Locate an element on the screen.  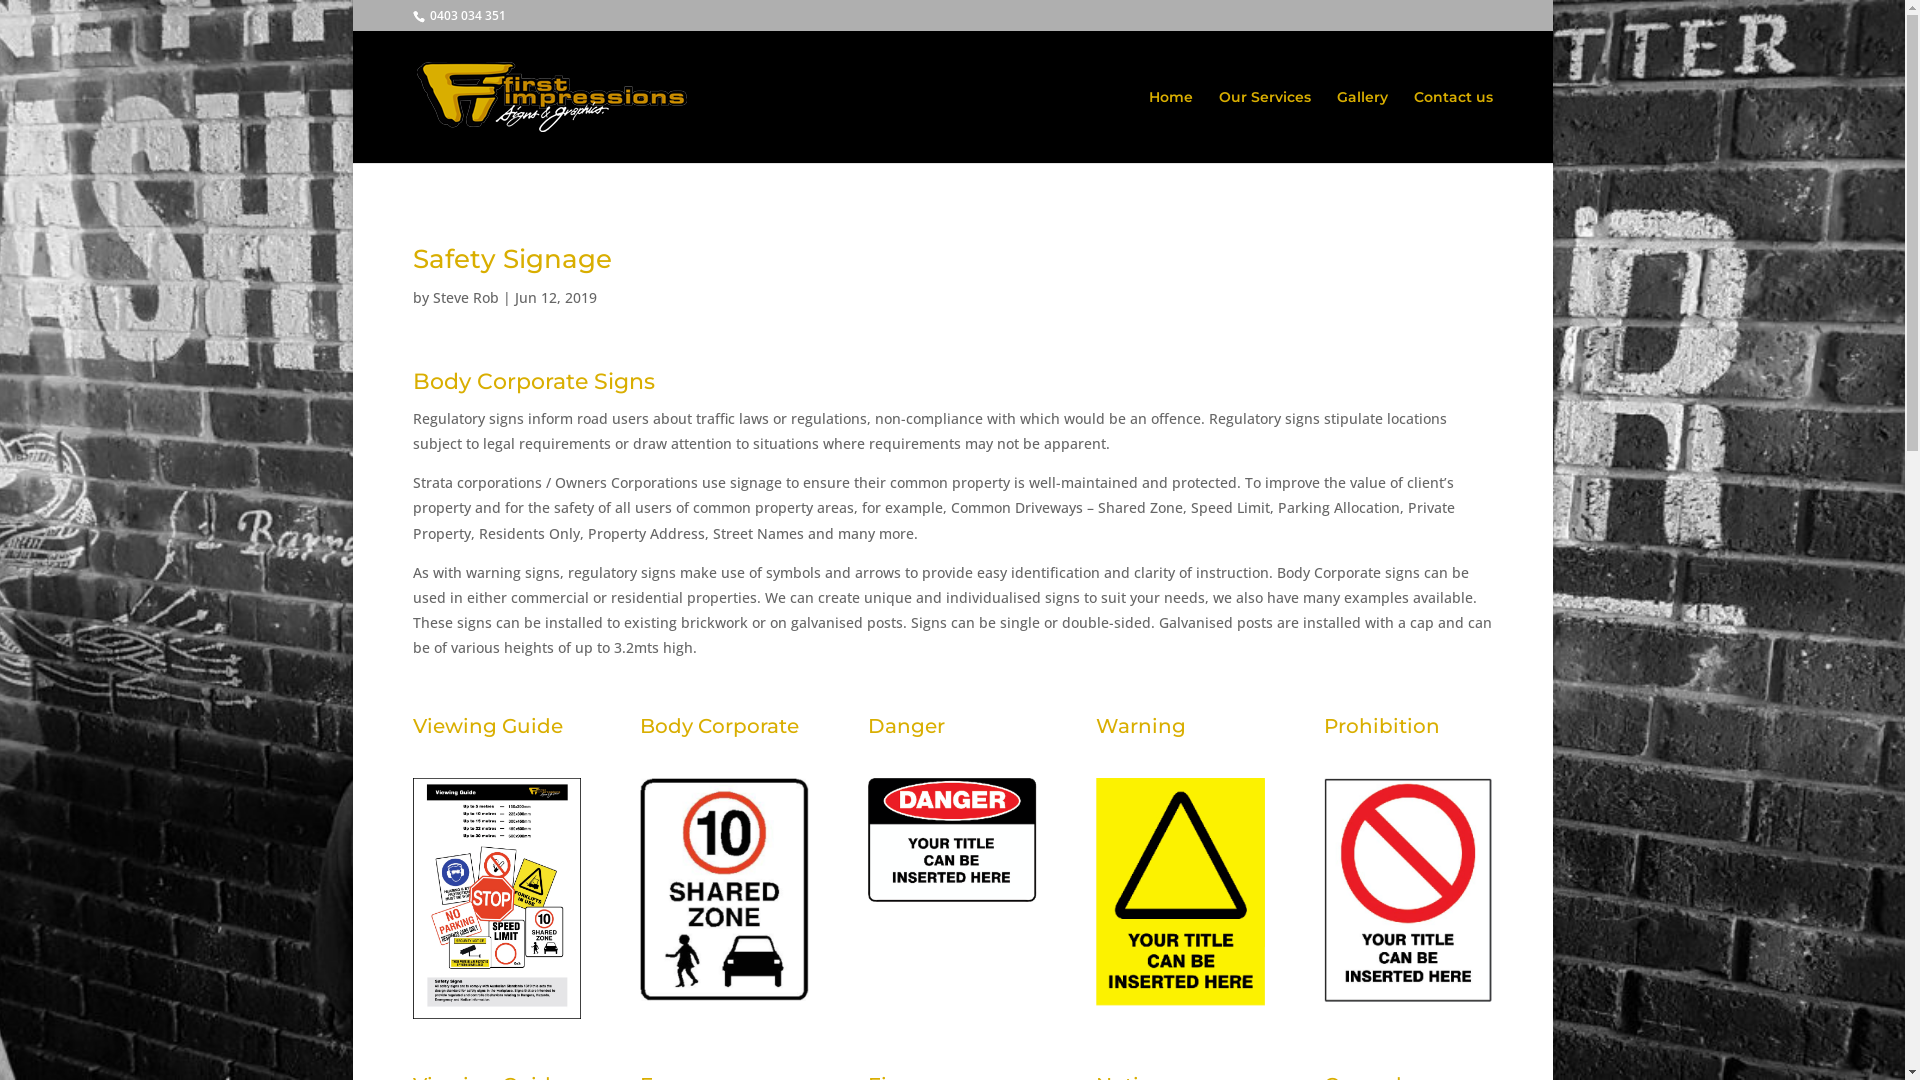
'0403 034 351' is located at coordinates (425, 15).